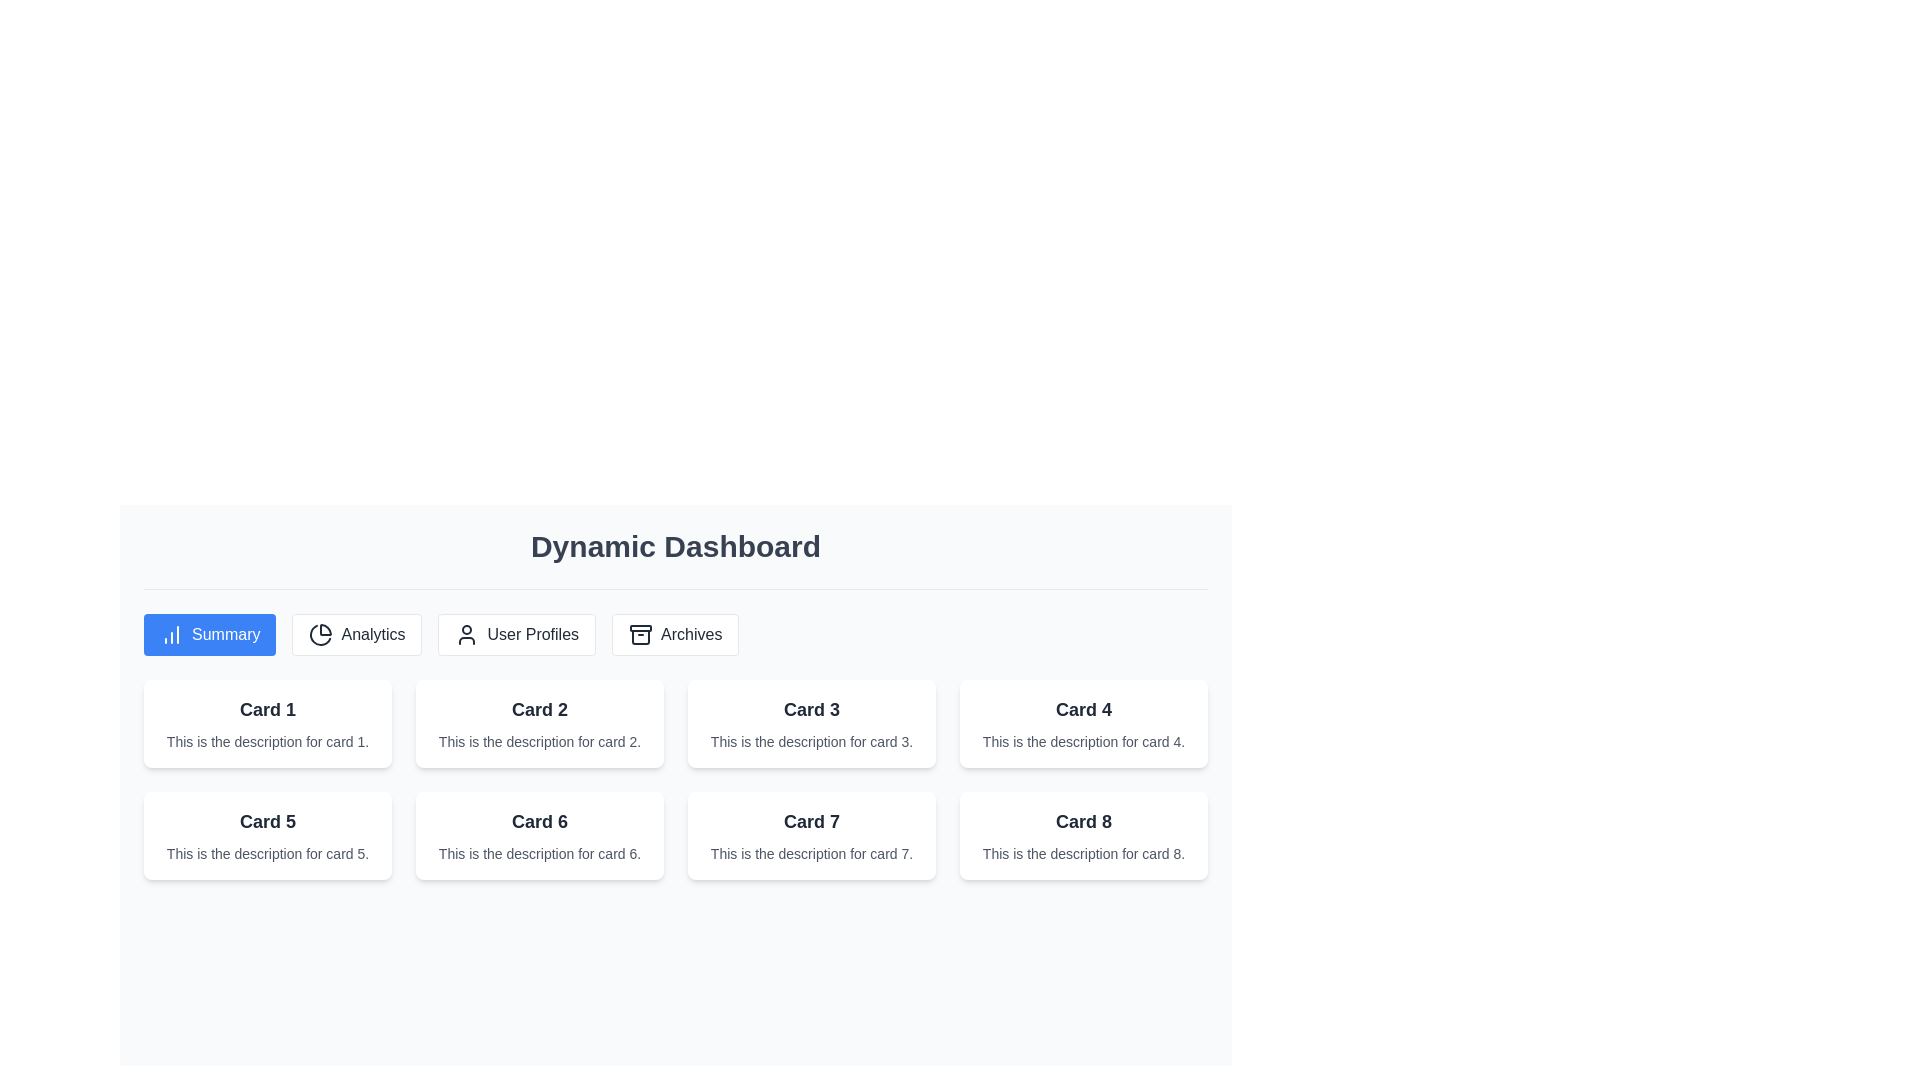  I want to click on the 'Summary' text label in the leftmost button of the horizontal options, so click(210, 635).